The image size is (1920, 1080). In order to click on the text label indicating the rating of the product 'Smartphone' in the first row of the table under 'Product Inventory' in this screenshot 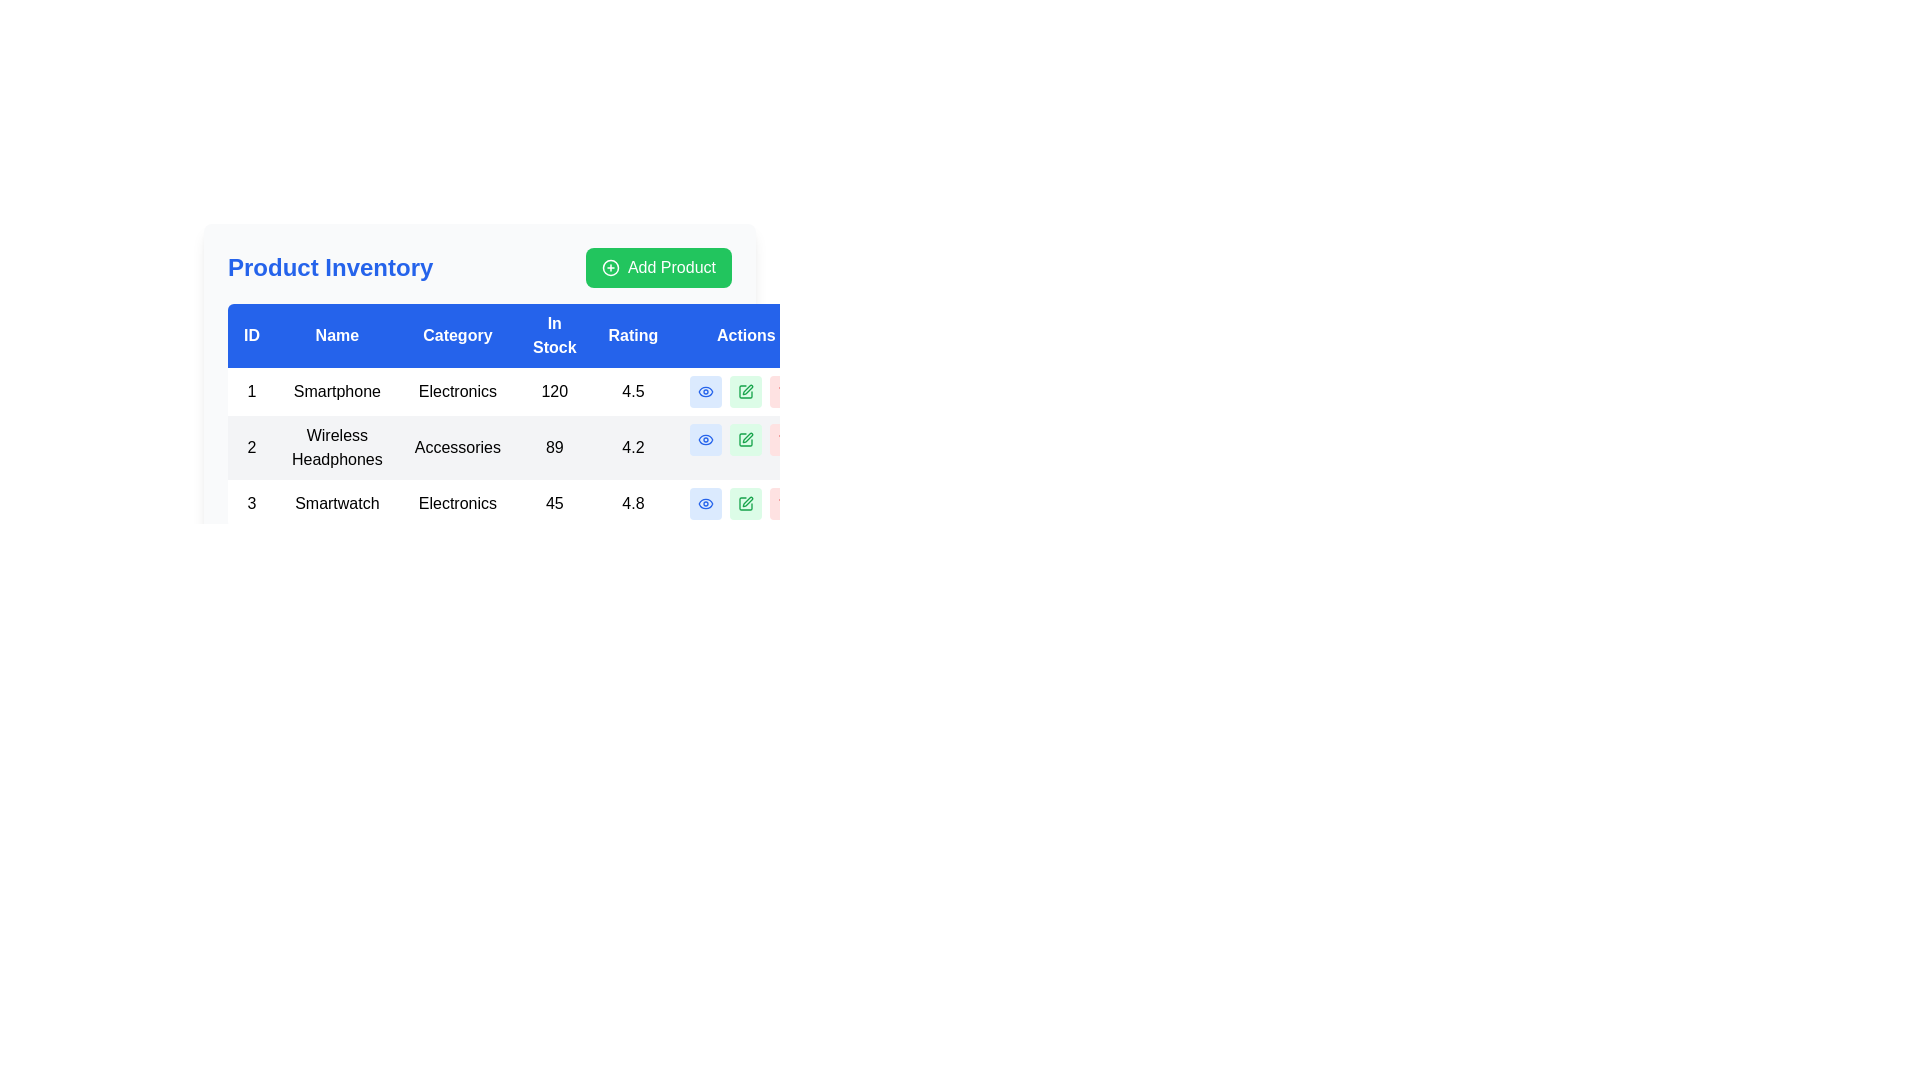, I will do `click(632, 392)`.